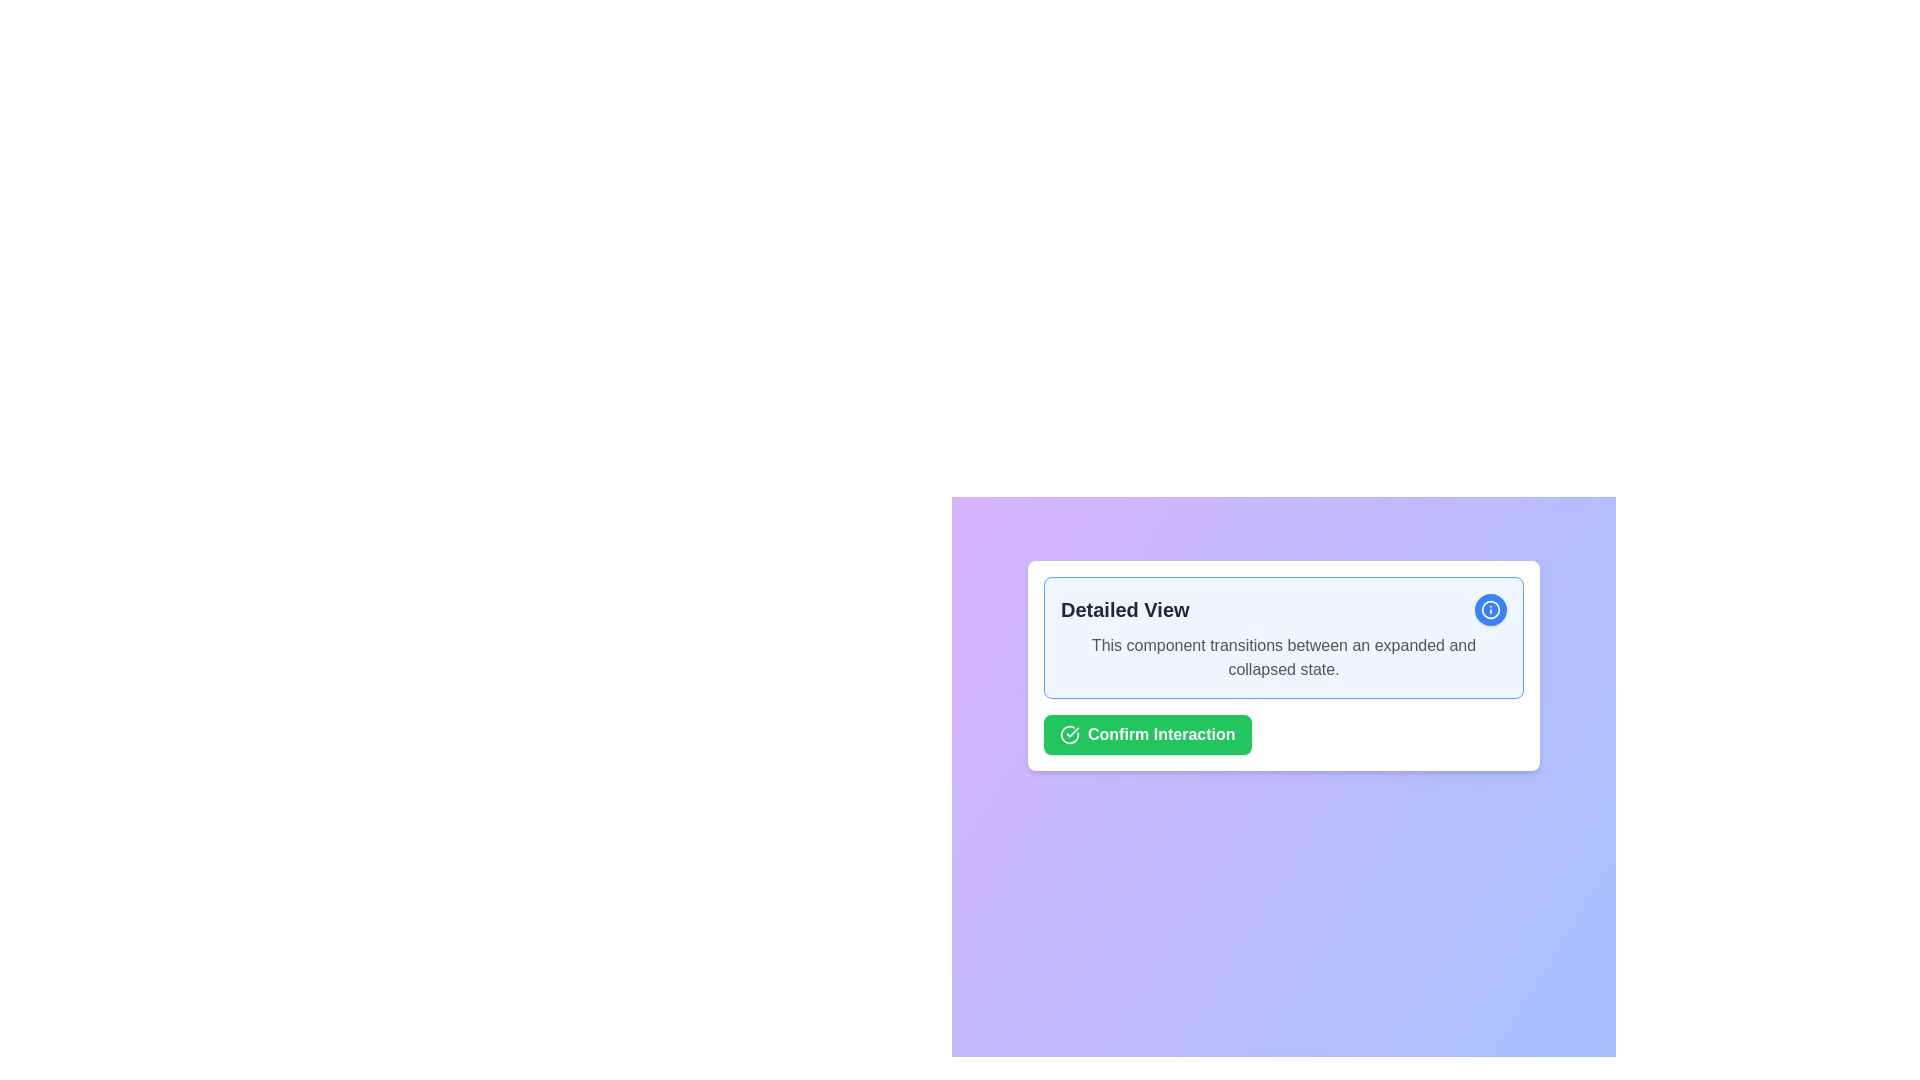  What do you see at coordinates (1069, 735) in the screenshot?
I see `the decorative graphic inside the green button labeled 'Confirm Interaction' in the 'Detailed View' dialog box, which indicates confirmation or a successful action` at bounding box center [1069, 735].